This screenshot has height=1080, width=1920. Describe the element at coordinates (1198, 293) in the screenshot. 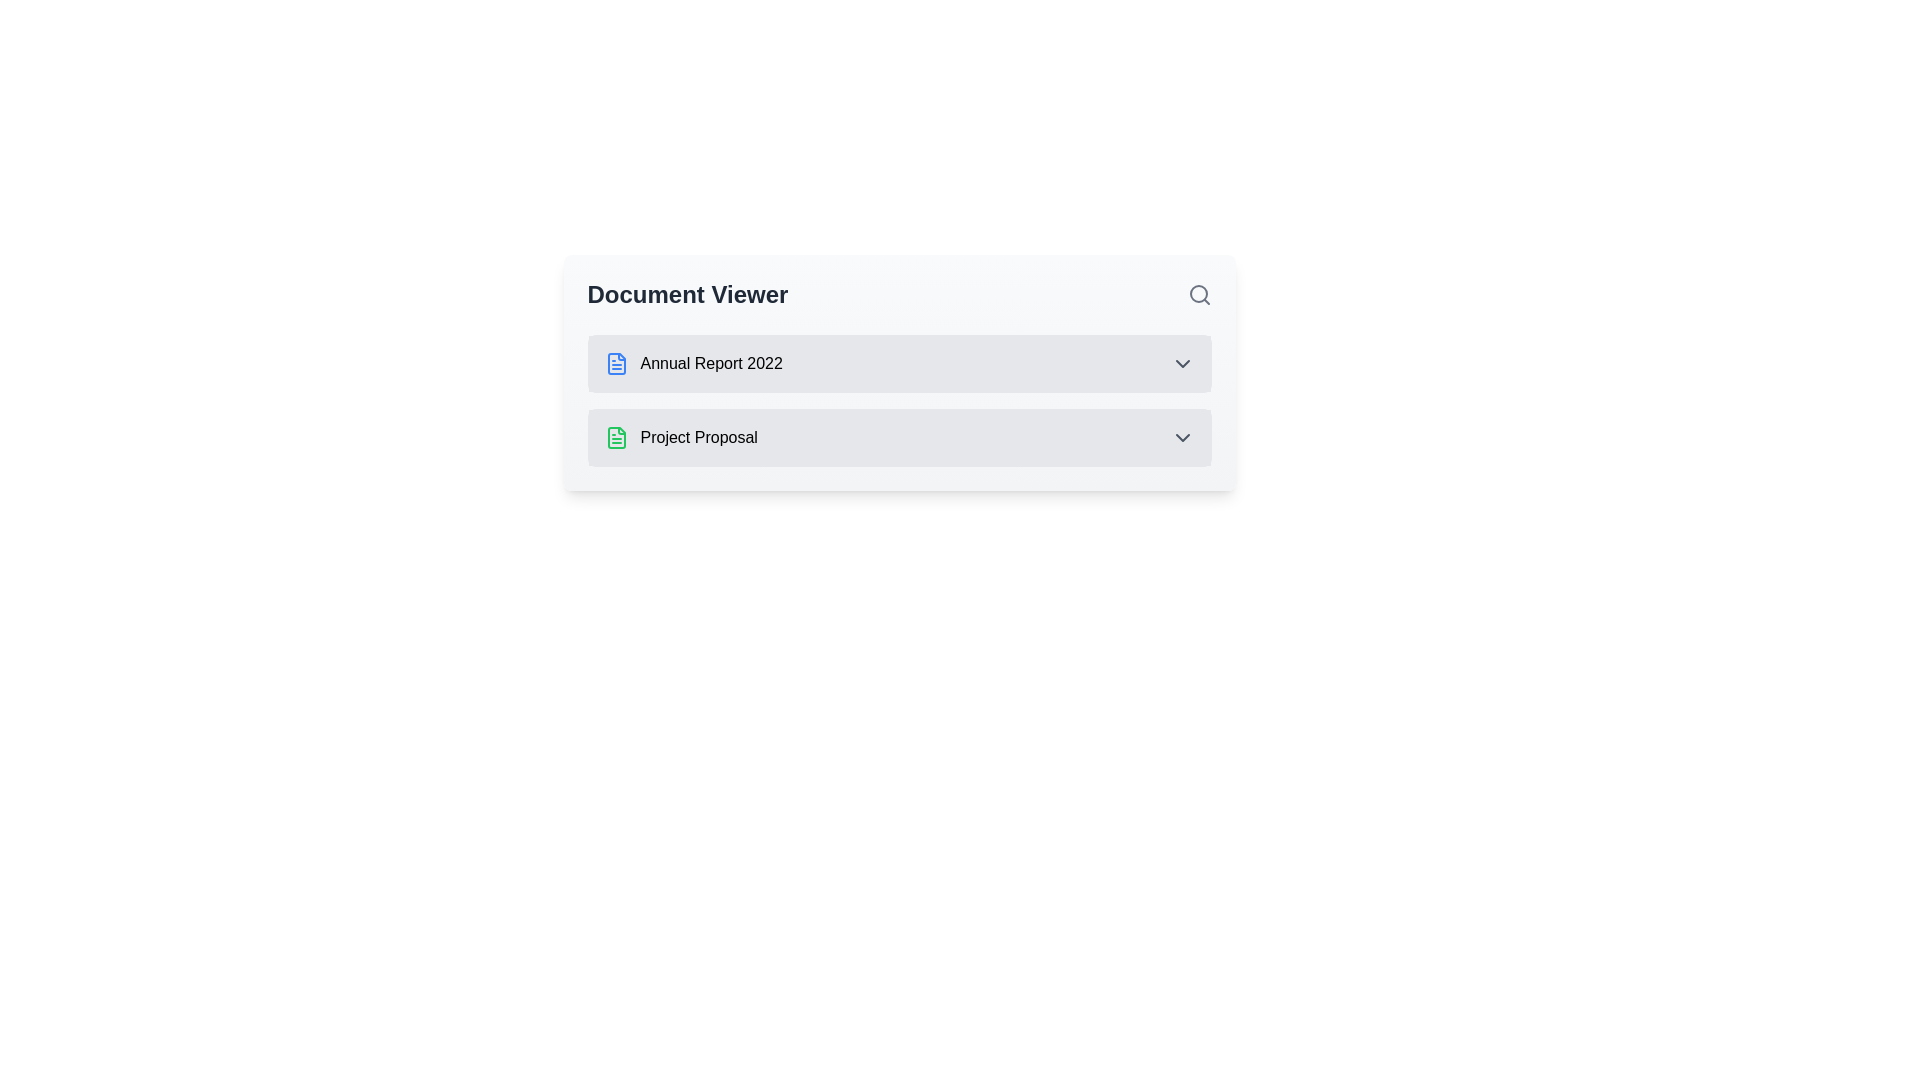

I see `the circular part of the magnifying glass icon located in the top-right corner of the 'Document Viewer' card` at that location.